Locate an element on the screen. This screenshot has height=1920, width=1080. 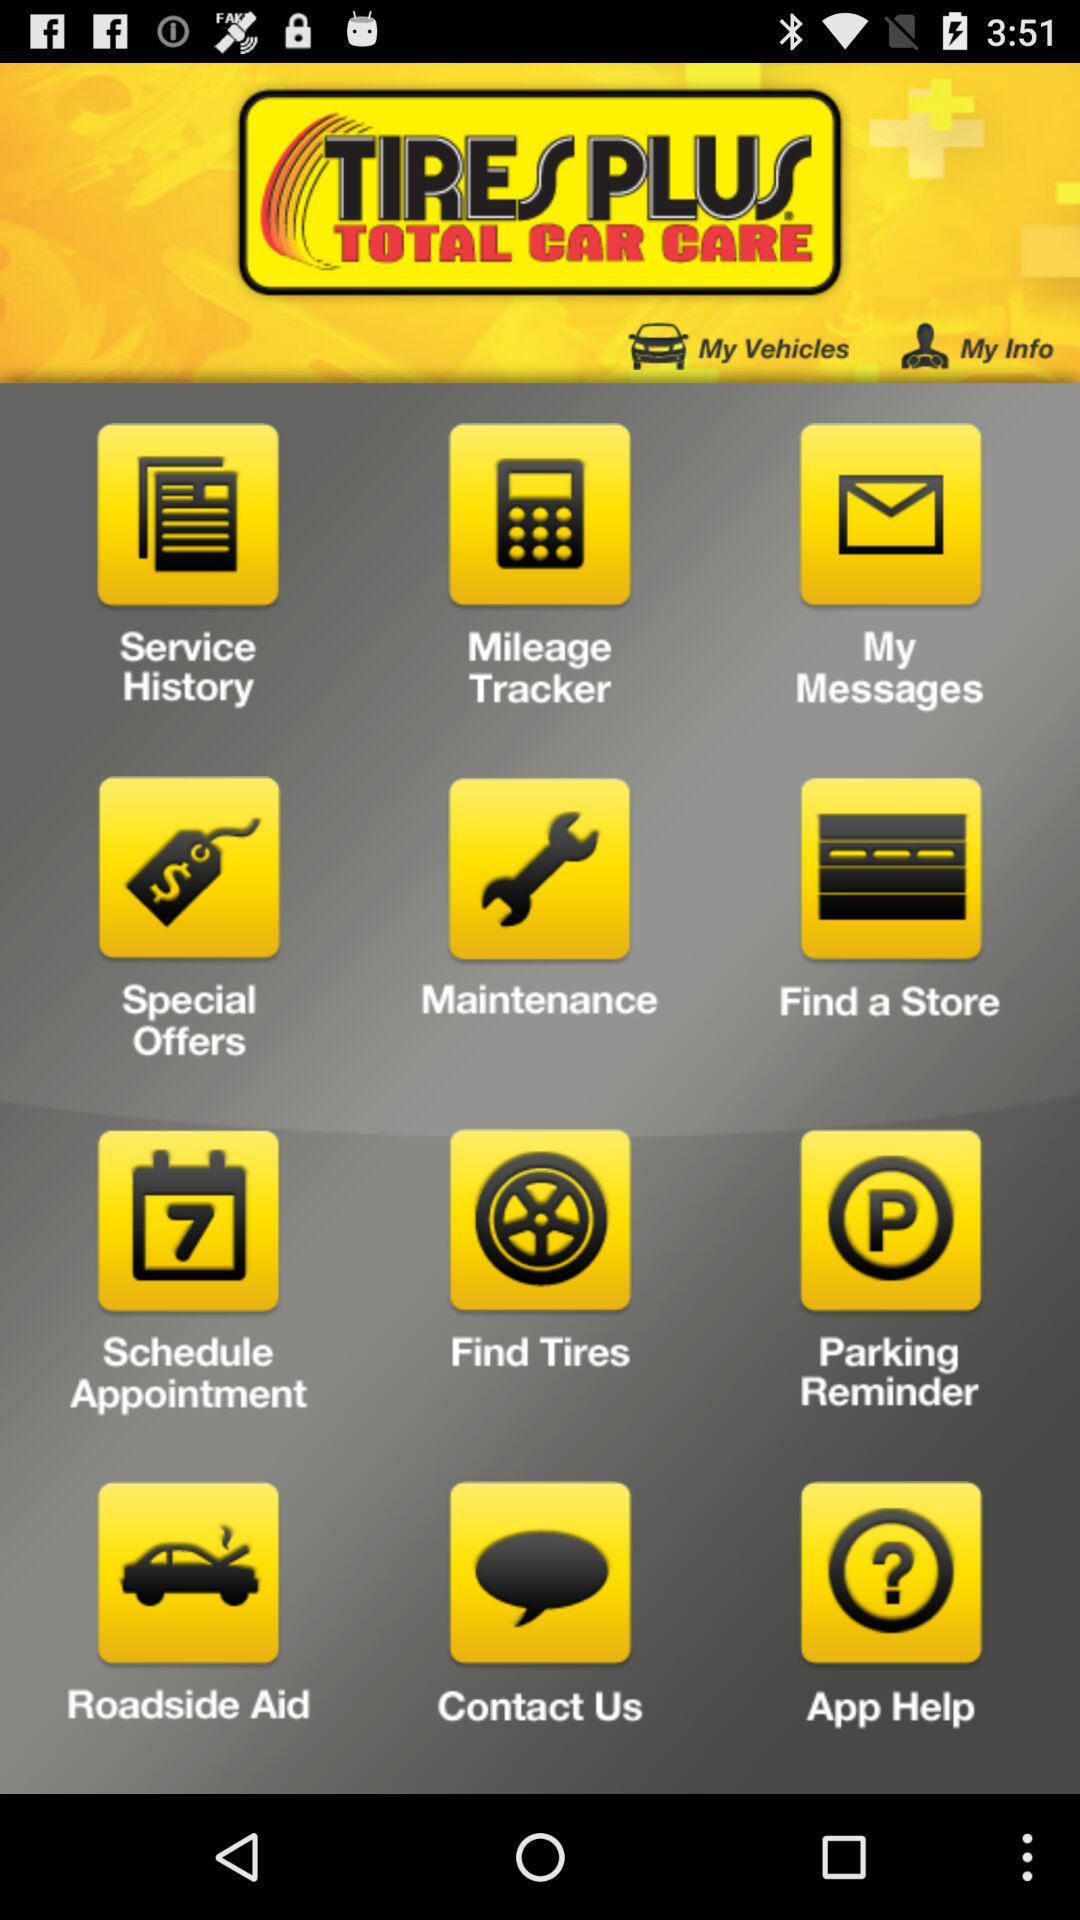
find a tires plus store is located at coordinates (890, 924).